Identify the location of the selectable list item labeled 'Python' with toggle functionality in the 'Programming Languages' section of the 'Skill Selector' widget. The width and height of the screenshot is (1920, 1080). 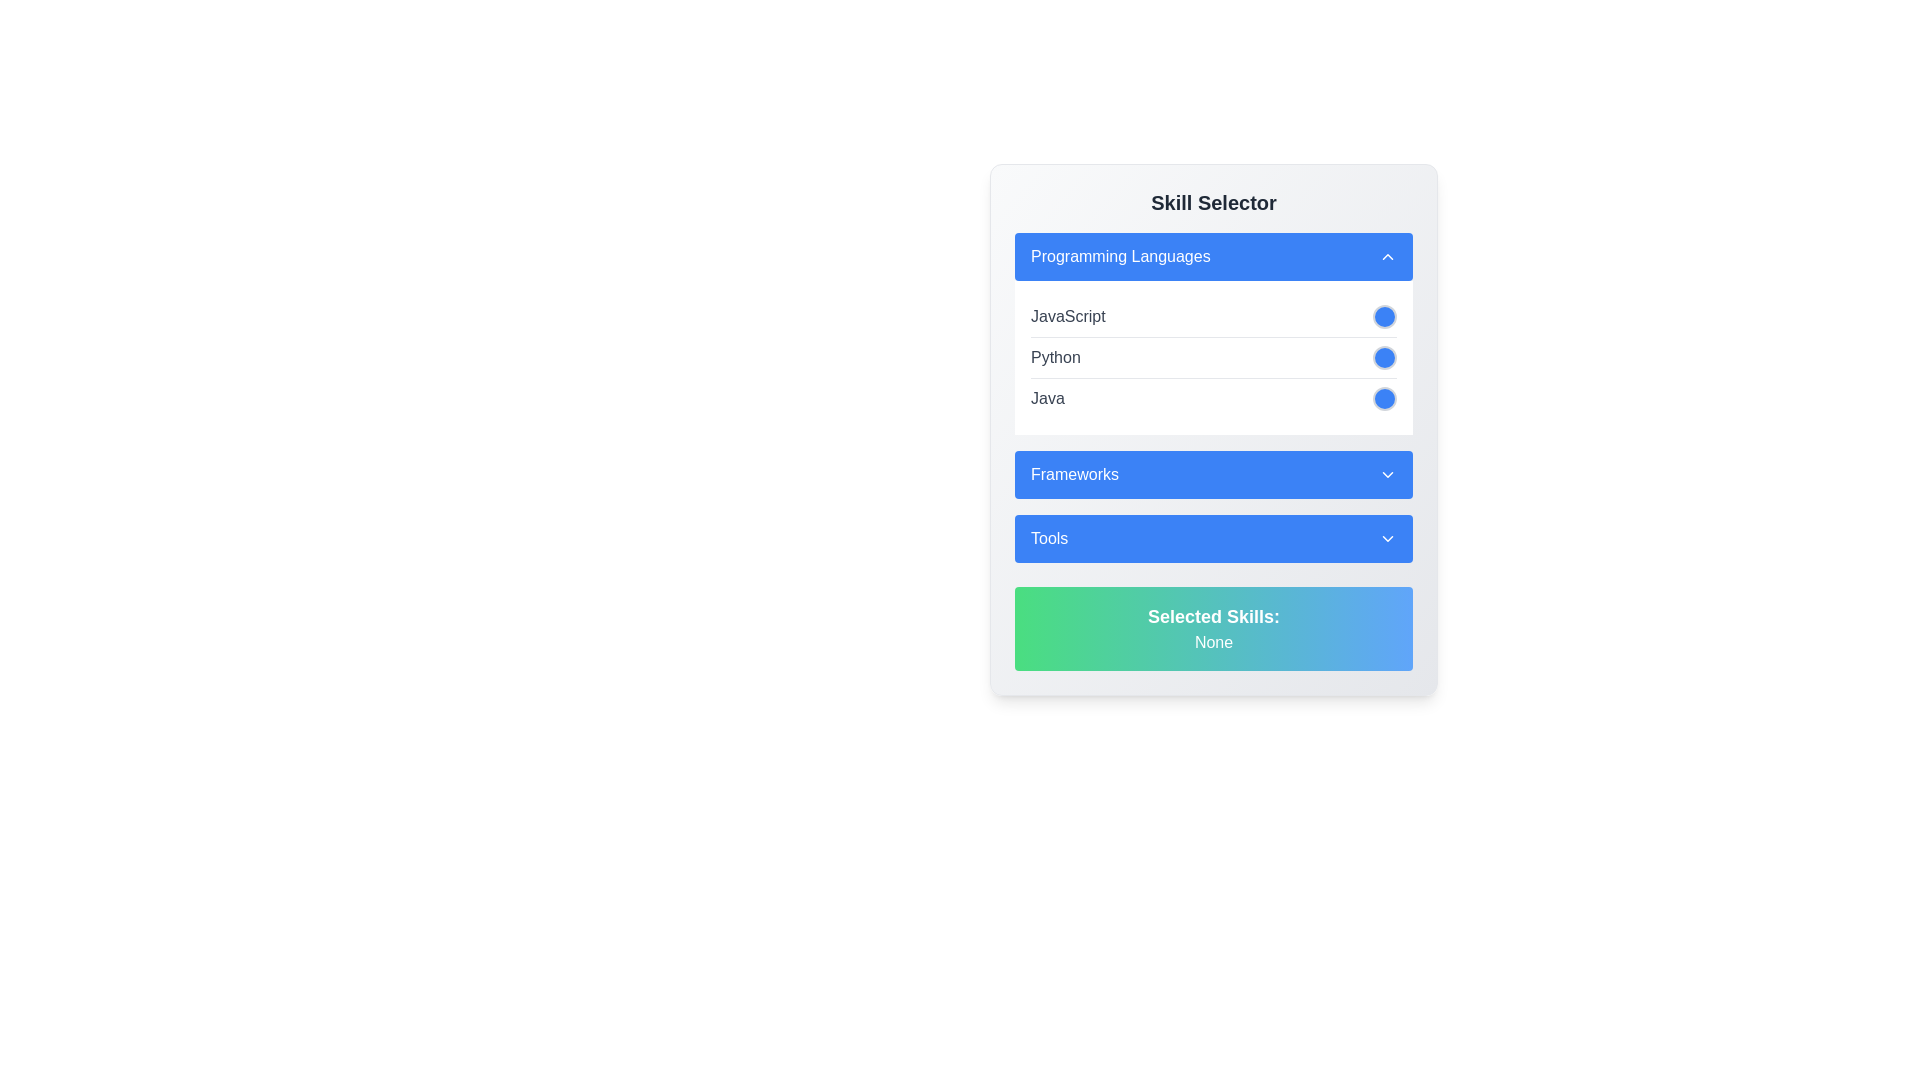
(1213, 356).